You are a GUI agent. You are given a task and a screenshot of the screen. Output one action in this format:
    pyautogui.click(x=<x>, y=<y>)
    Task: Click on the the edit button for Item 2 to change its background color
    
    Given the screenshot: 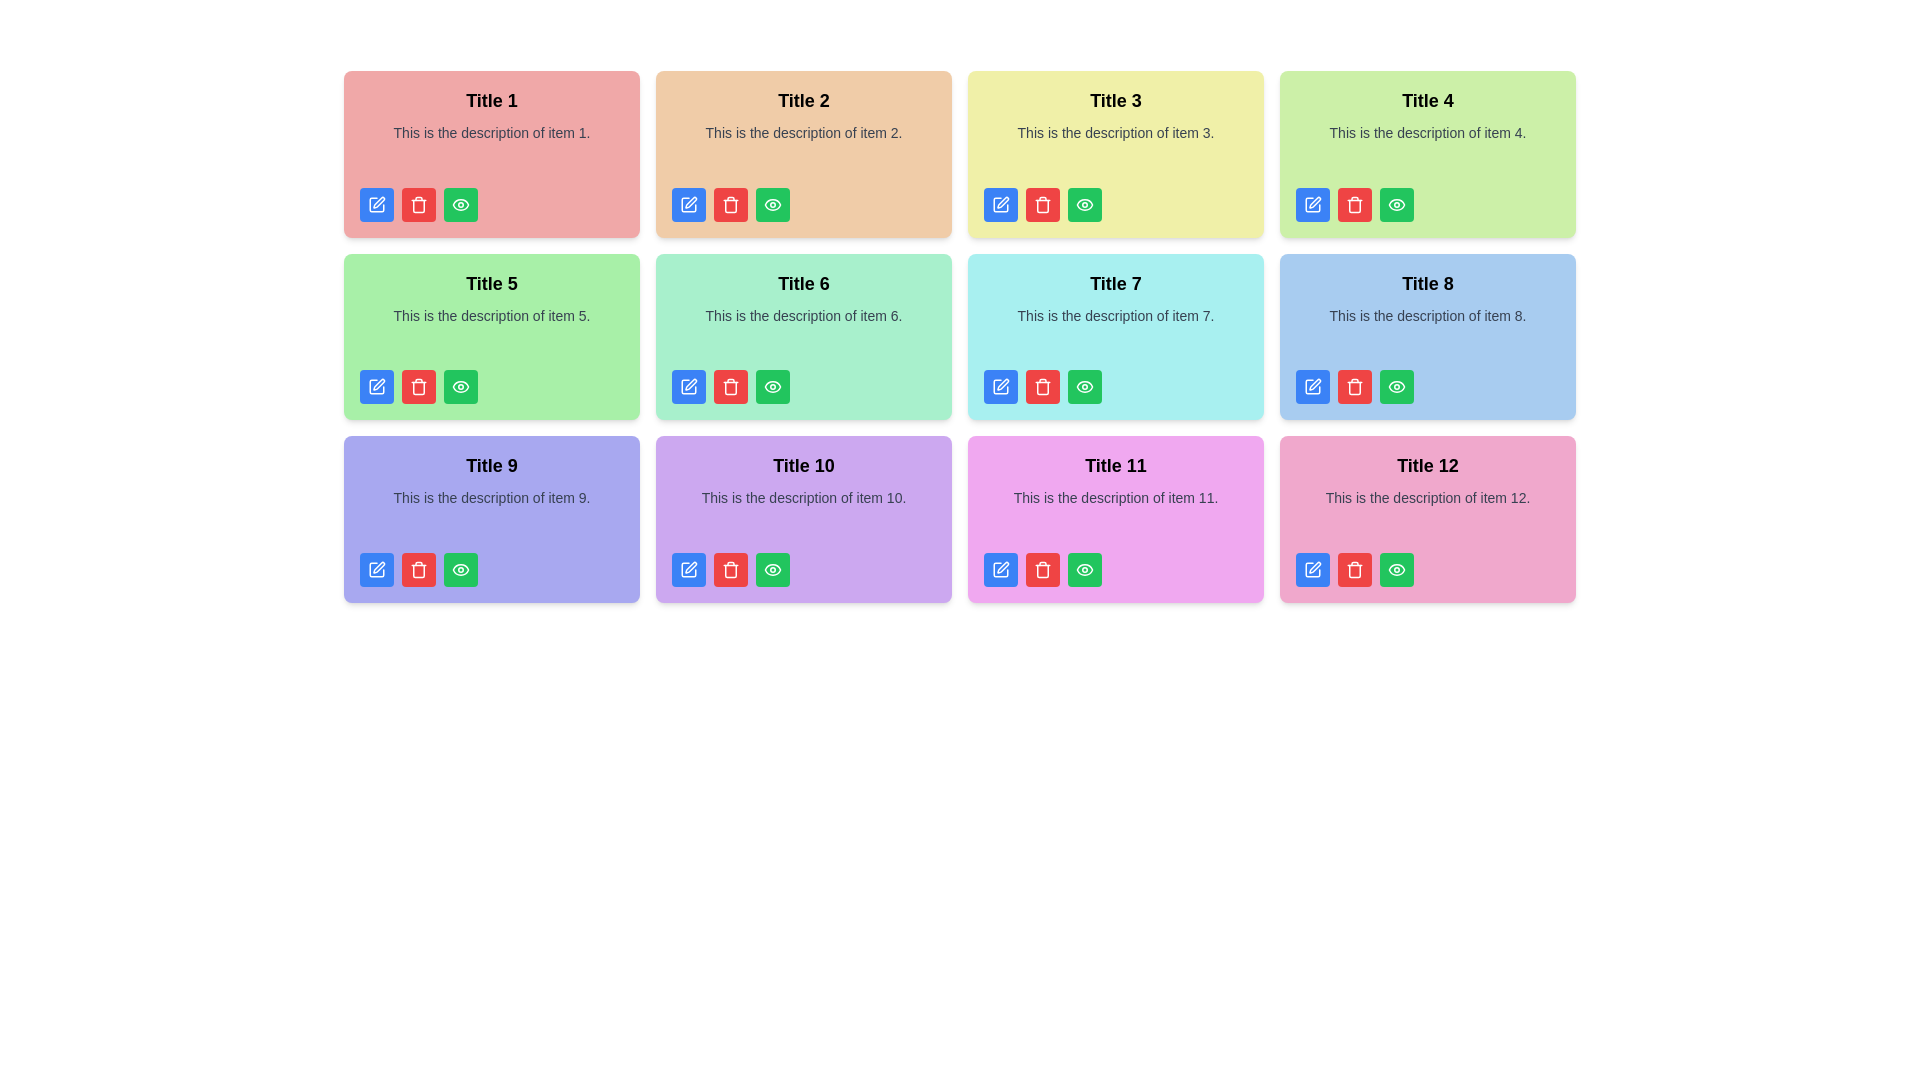 What is the action you would take?
    pyautogui.click(x=689, y=204)
    